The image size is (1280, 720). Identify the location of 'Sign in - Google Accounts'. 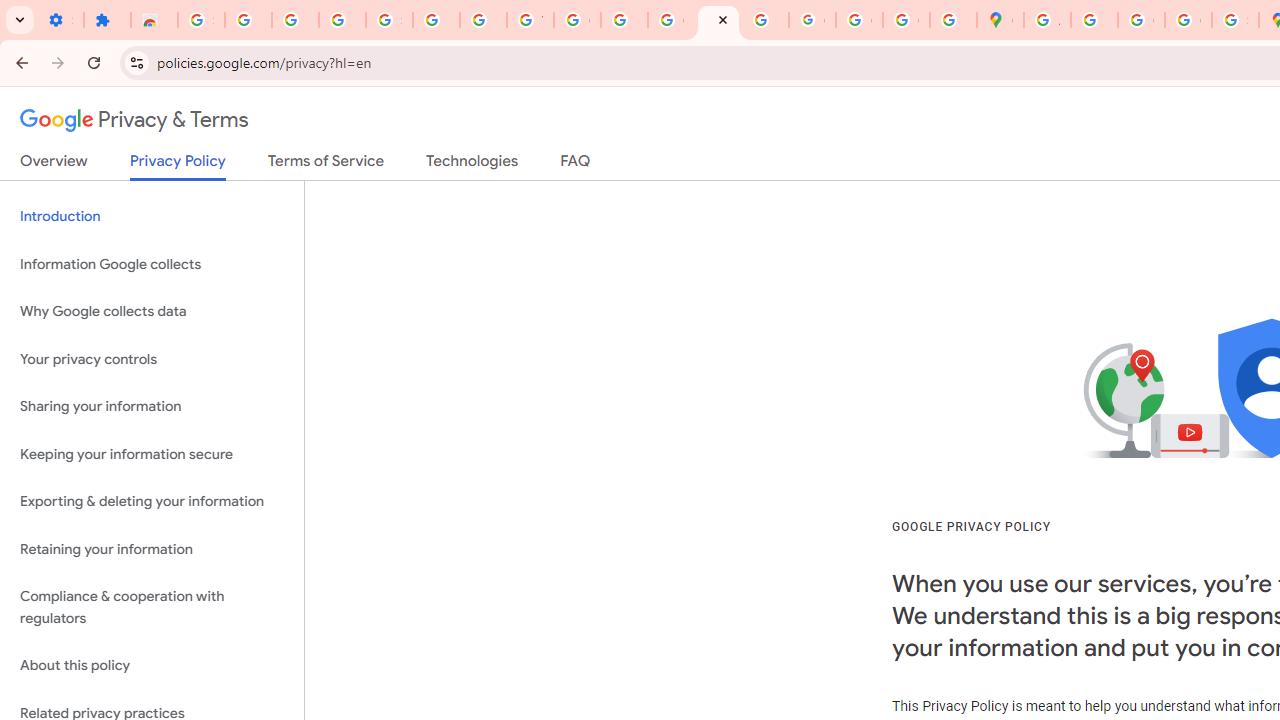
(201, 20).